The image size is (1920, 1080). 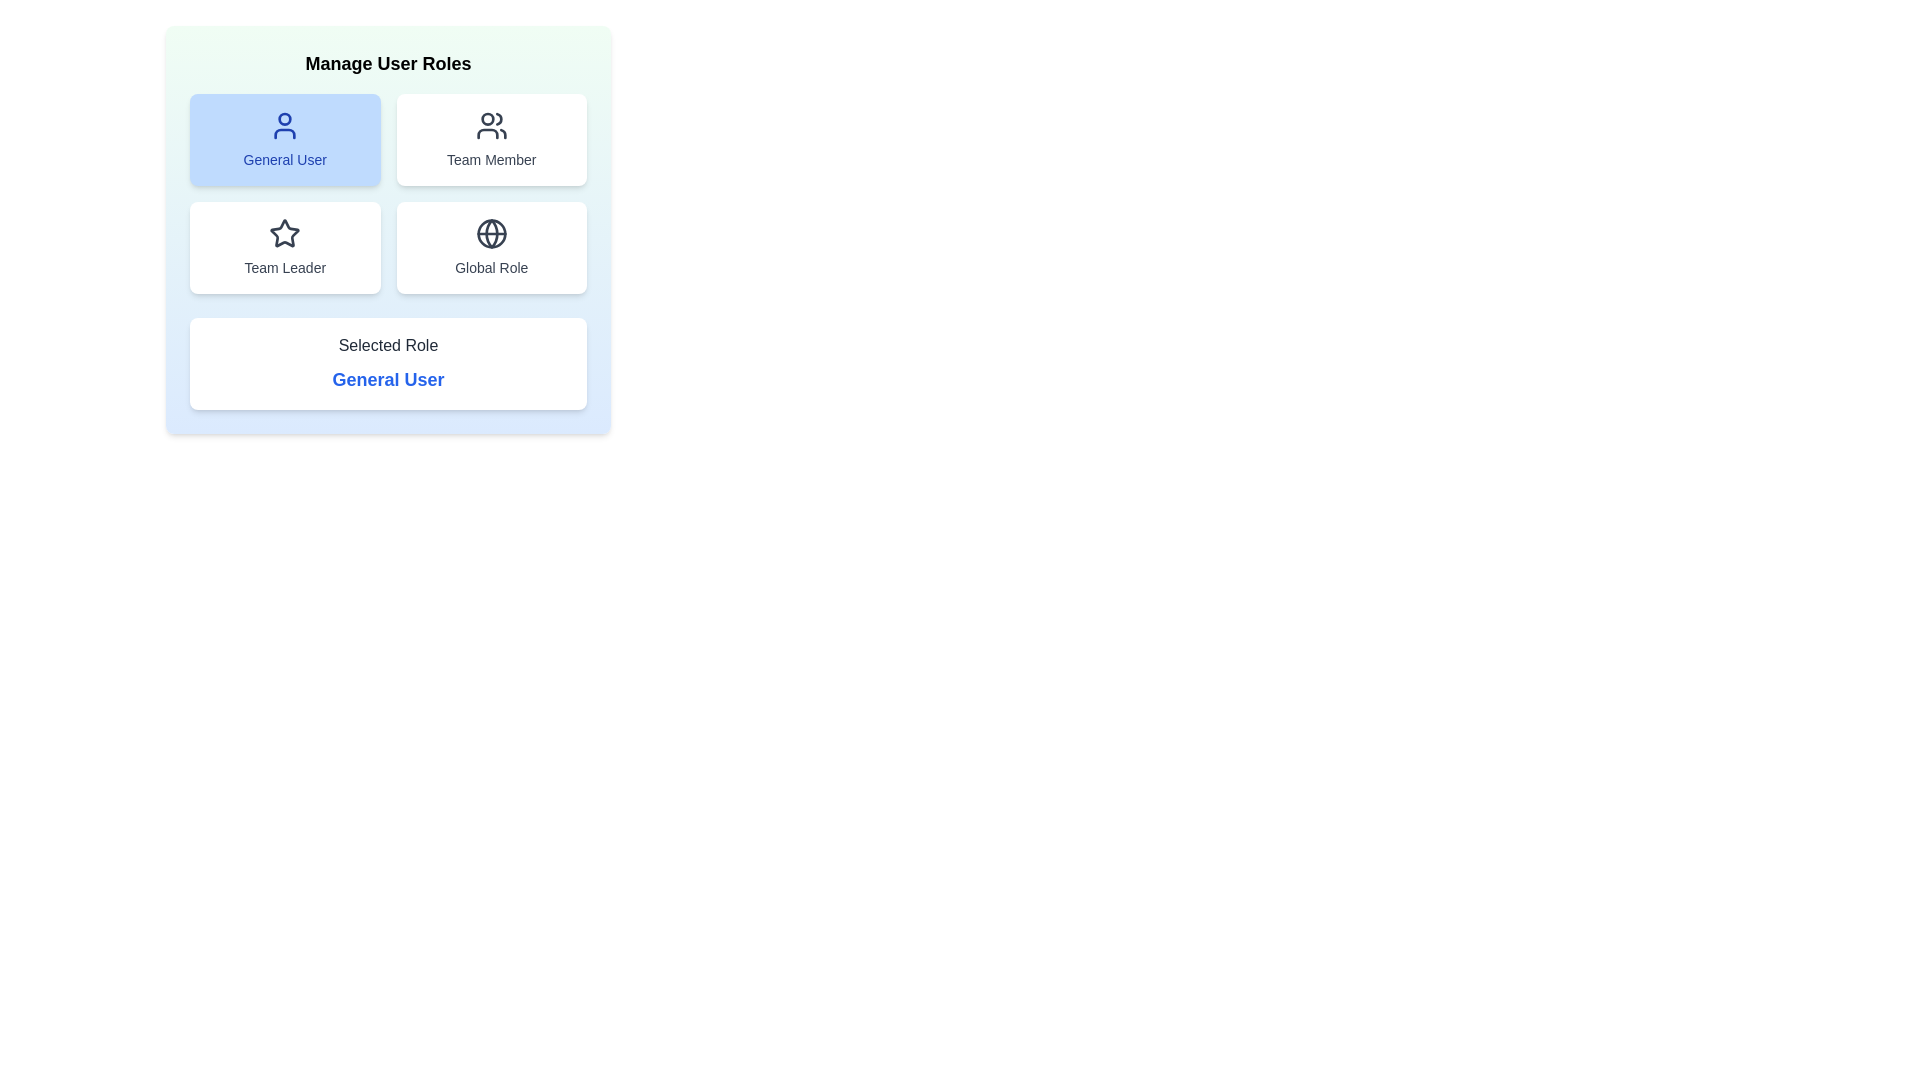 What do you see at coordinates (491, 246) in the screenshot?
I see `the button labeled Global Role to observe its hover effect` at bounding box center [491, 246].